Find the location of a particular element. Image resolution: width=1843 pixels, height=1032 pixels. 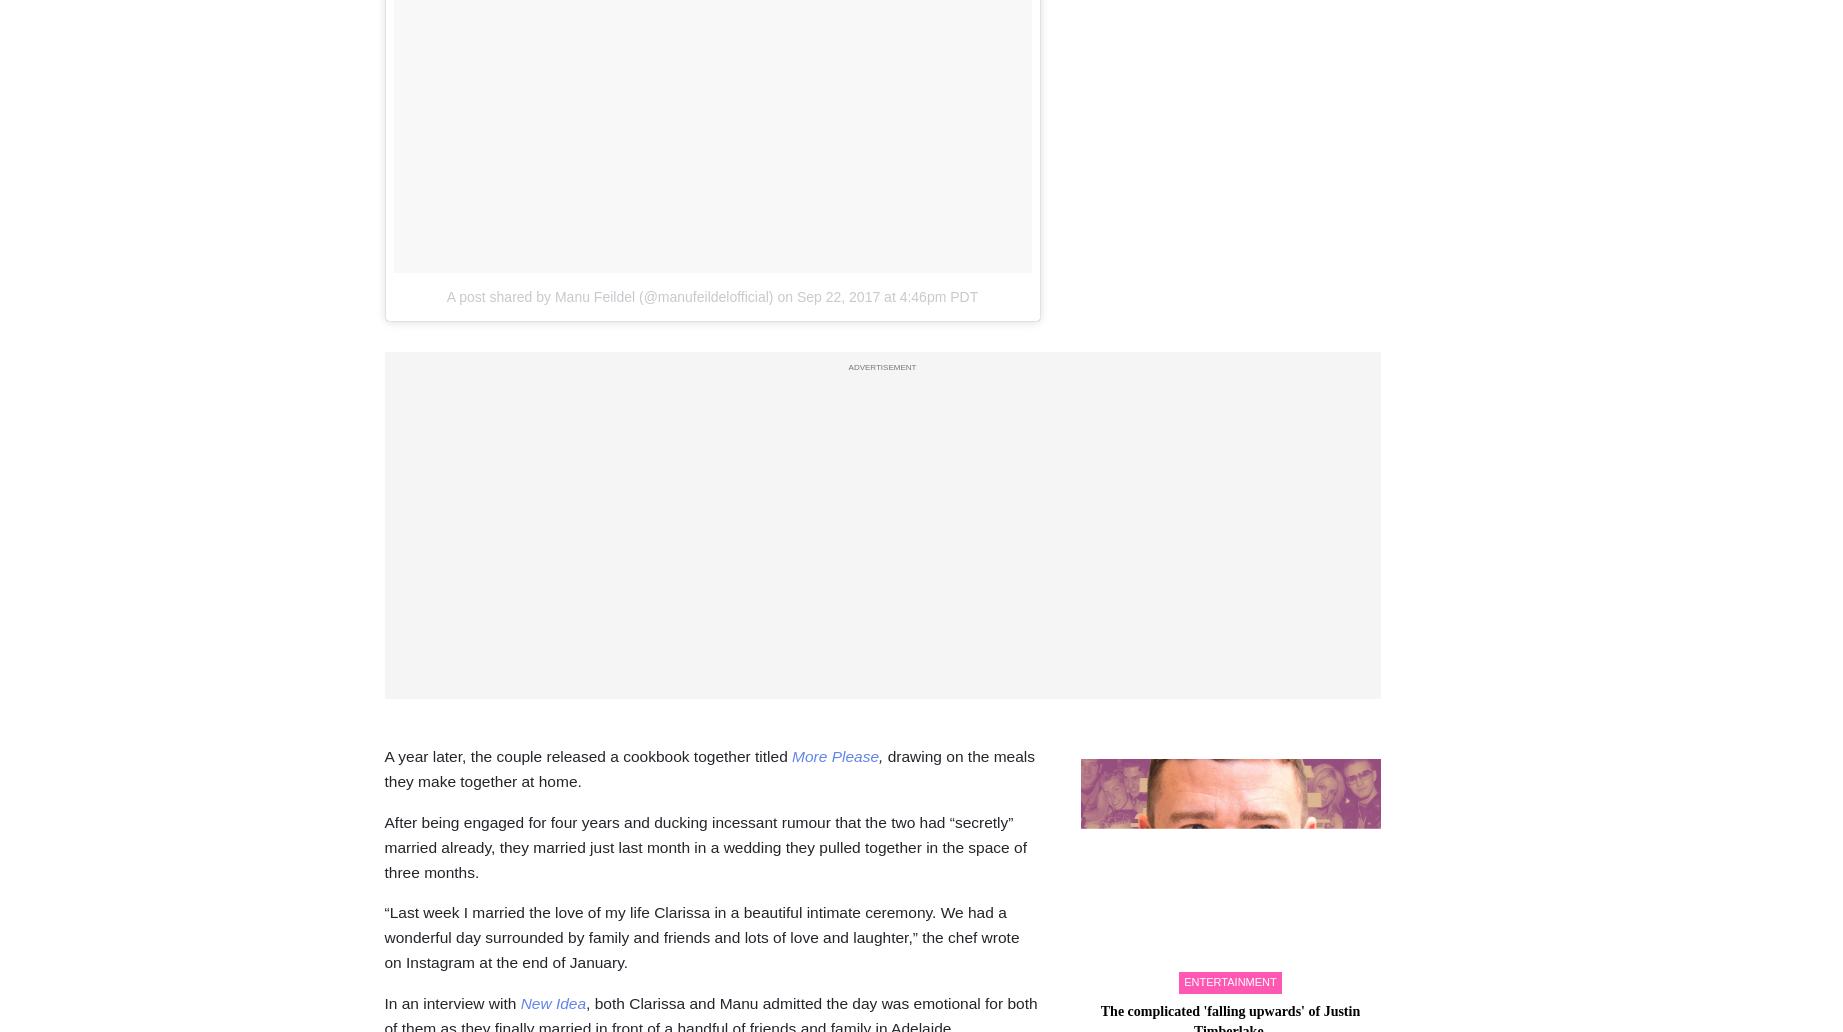

'After being engaged for four years and ducking incessant rumour that the two had “secretly” married already, they married just last month in a wedding they pulled together in the space of three months.' is located at coordinates (703, 846).